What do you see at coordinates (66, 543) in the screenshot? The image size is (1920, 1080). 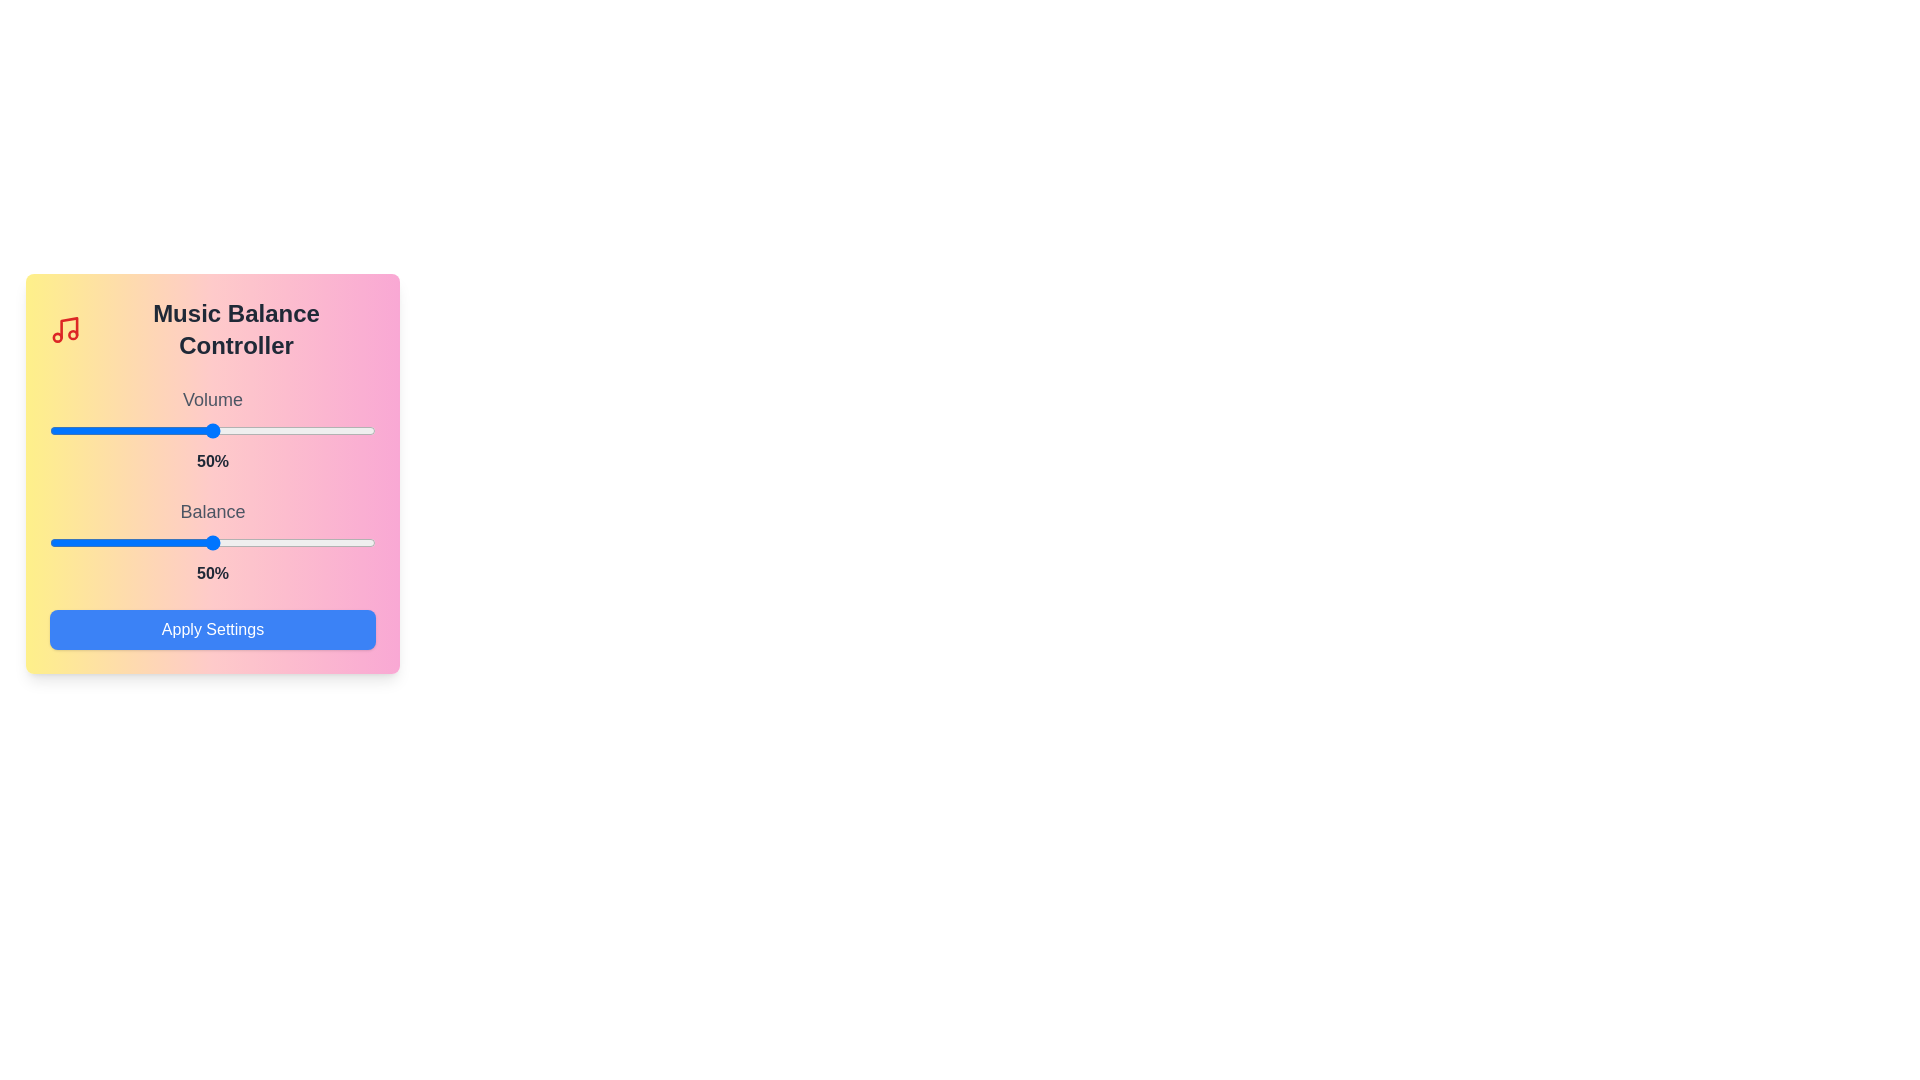 I see `the balance slider to 5%` at bounding box center [66, 543].